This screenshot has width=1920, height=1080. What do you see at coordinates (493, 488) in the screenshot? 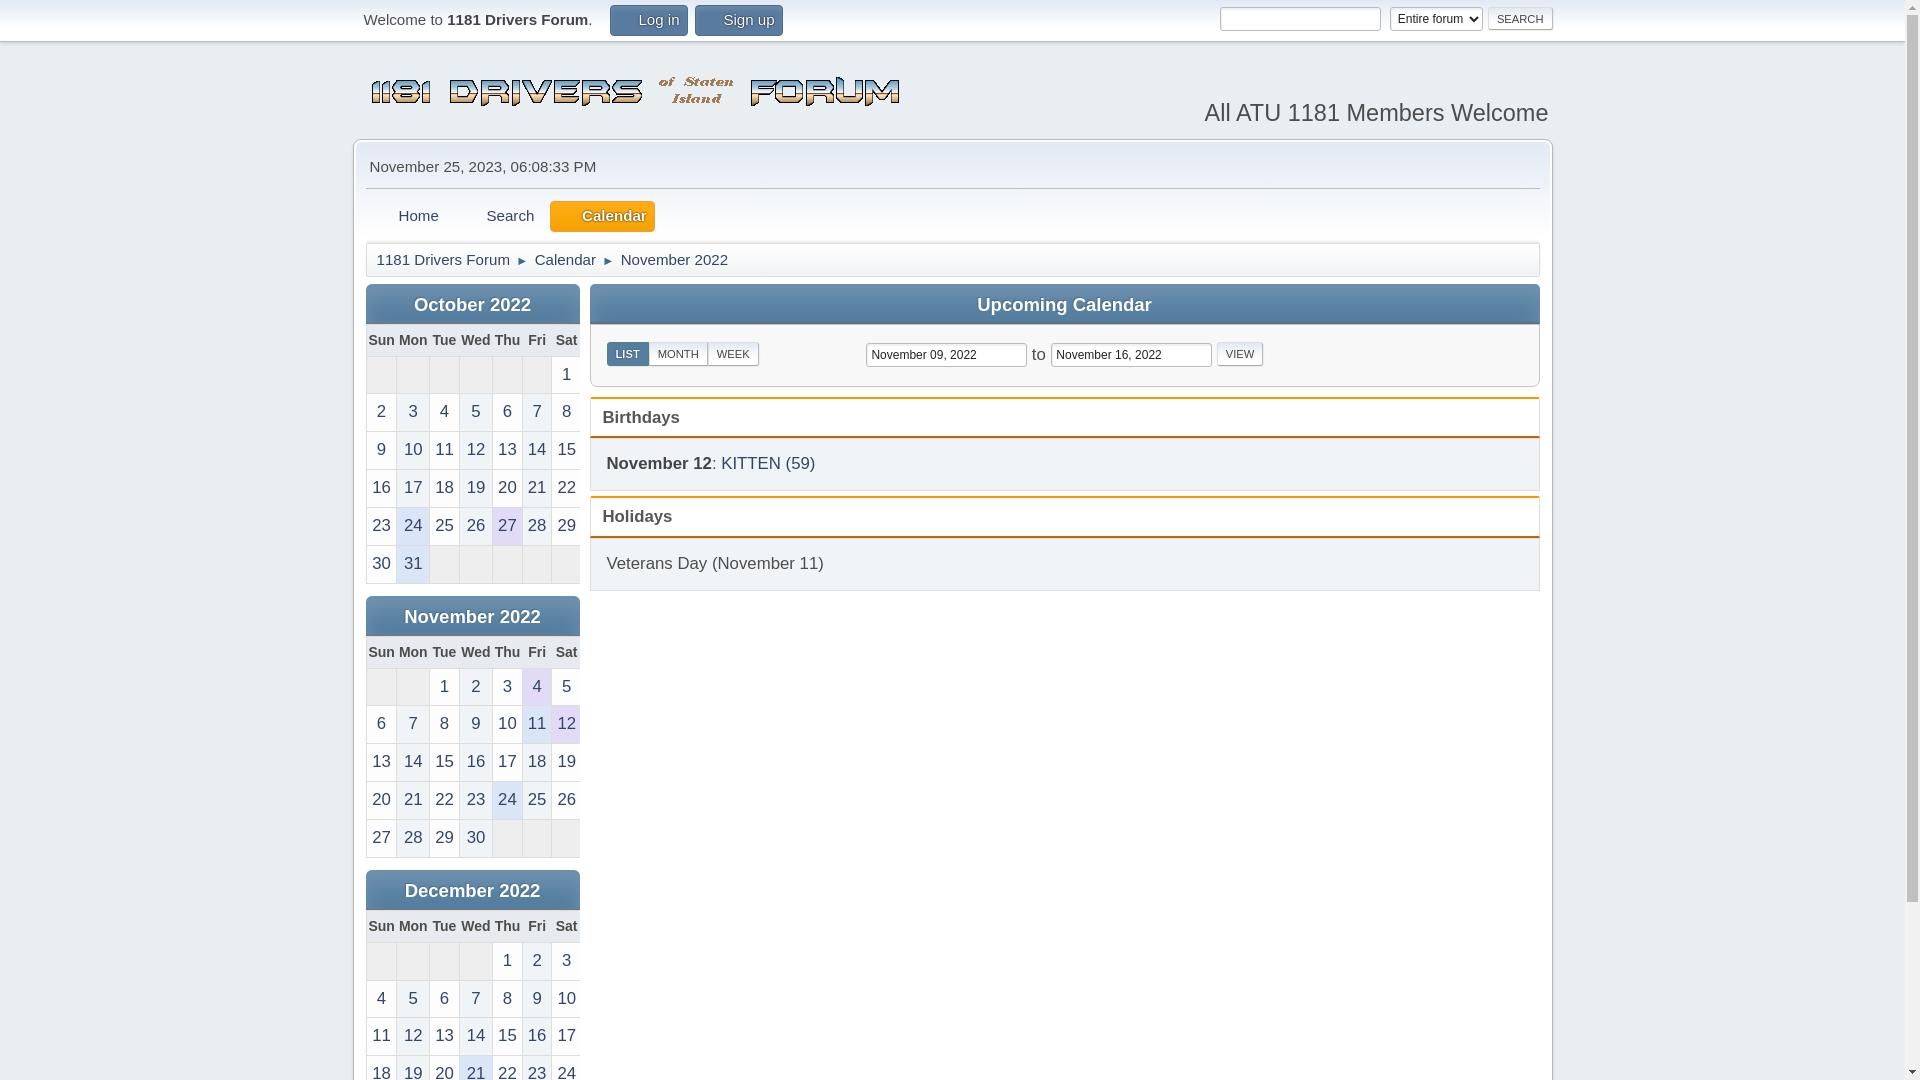
I see `'20'` at bounding box center [493, 488].